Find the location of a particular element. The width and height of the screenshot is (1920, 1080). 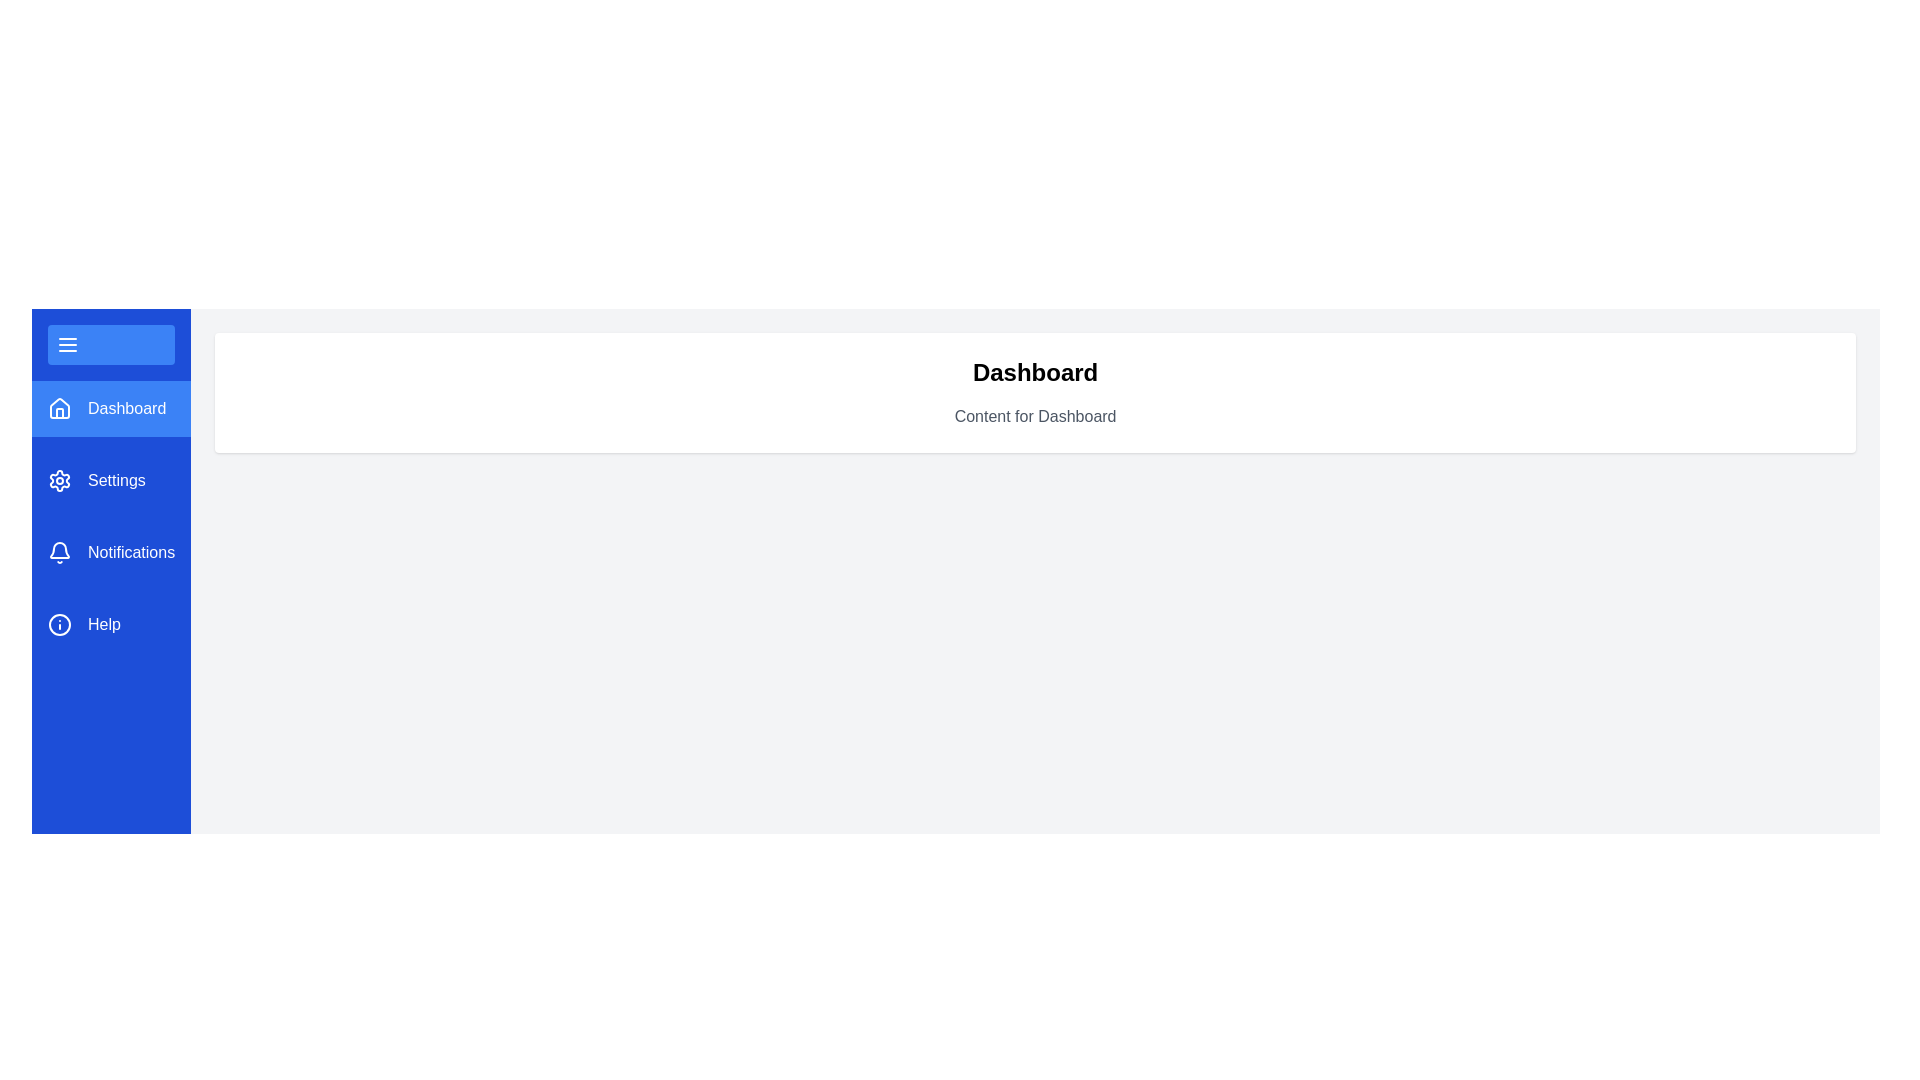

the text label that provides a secondary description related to the 'Dashboard' section, which is located within a white card below the heading 'Dashboard' is located at coordinates (1035, 415).